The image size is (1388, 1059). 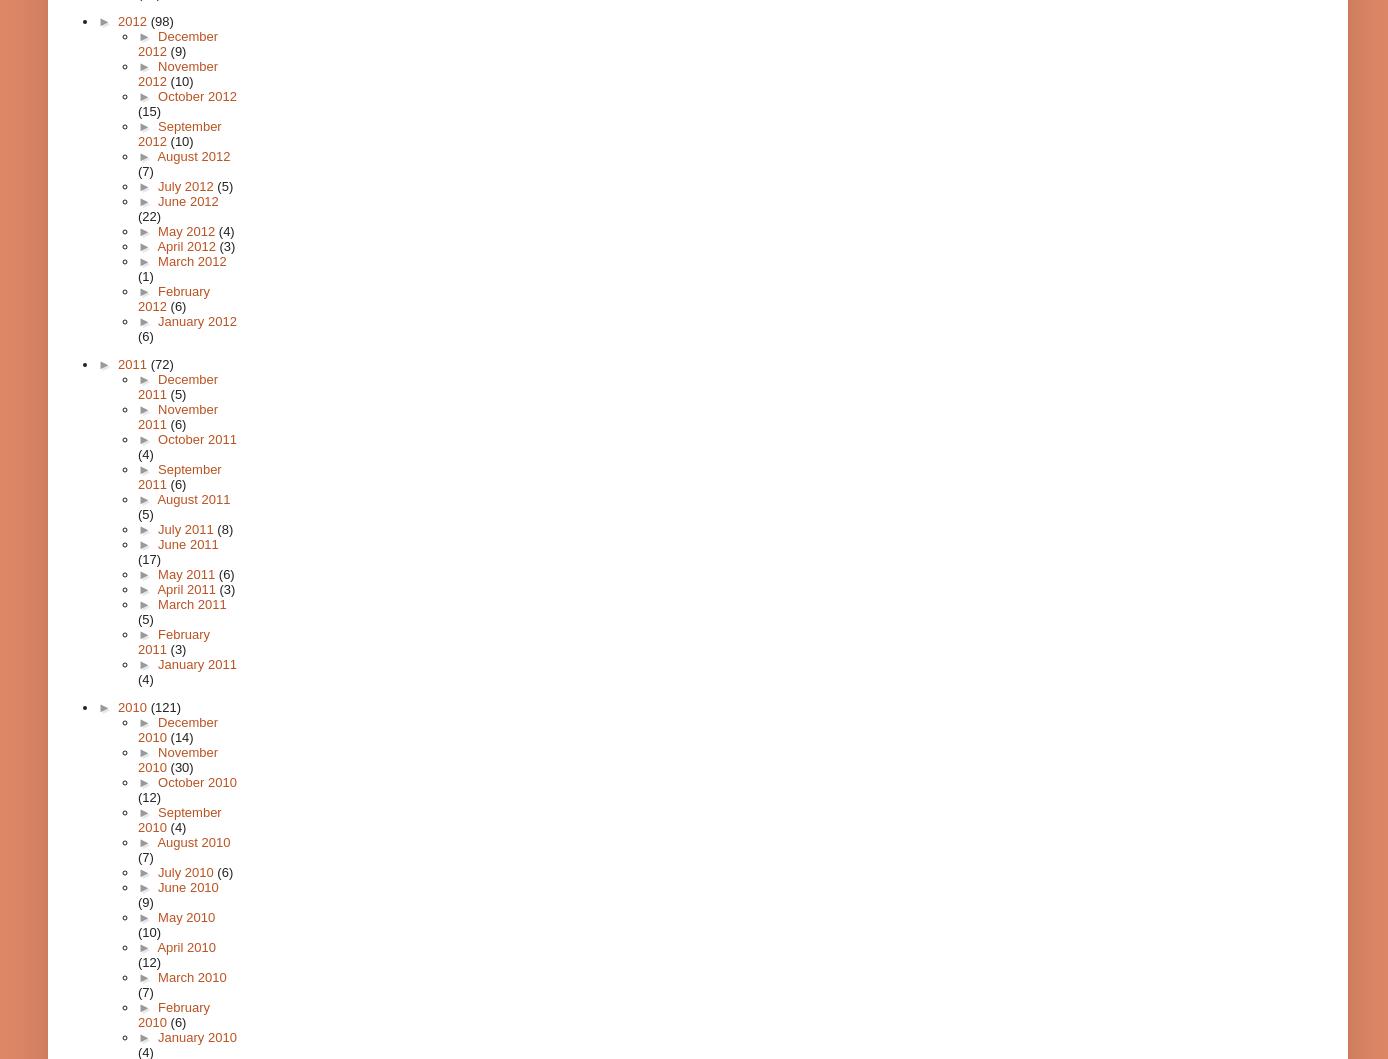 What do you see at coordinates (195, 664) in the screenshot?
I see `'January 2011'` at bounding box center [195, 664].